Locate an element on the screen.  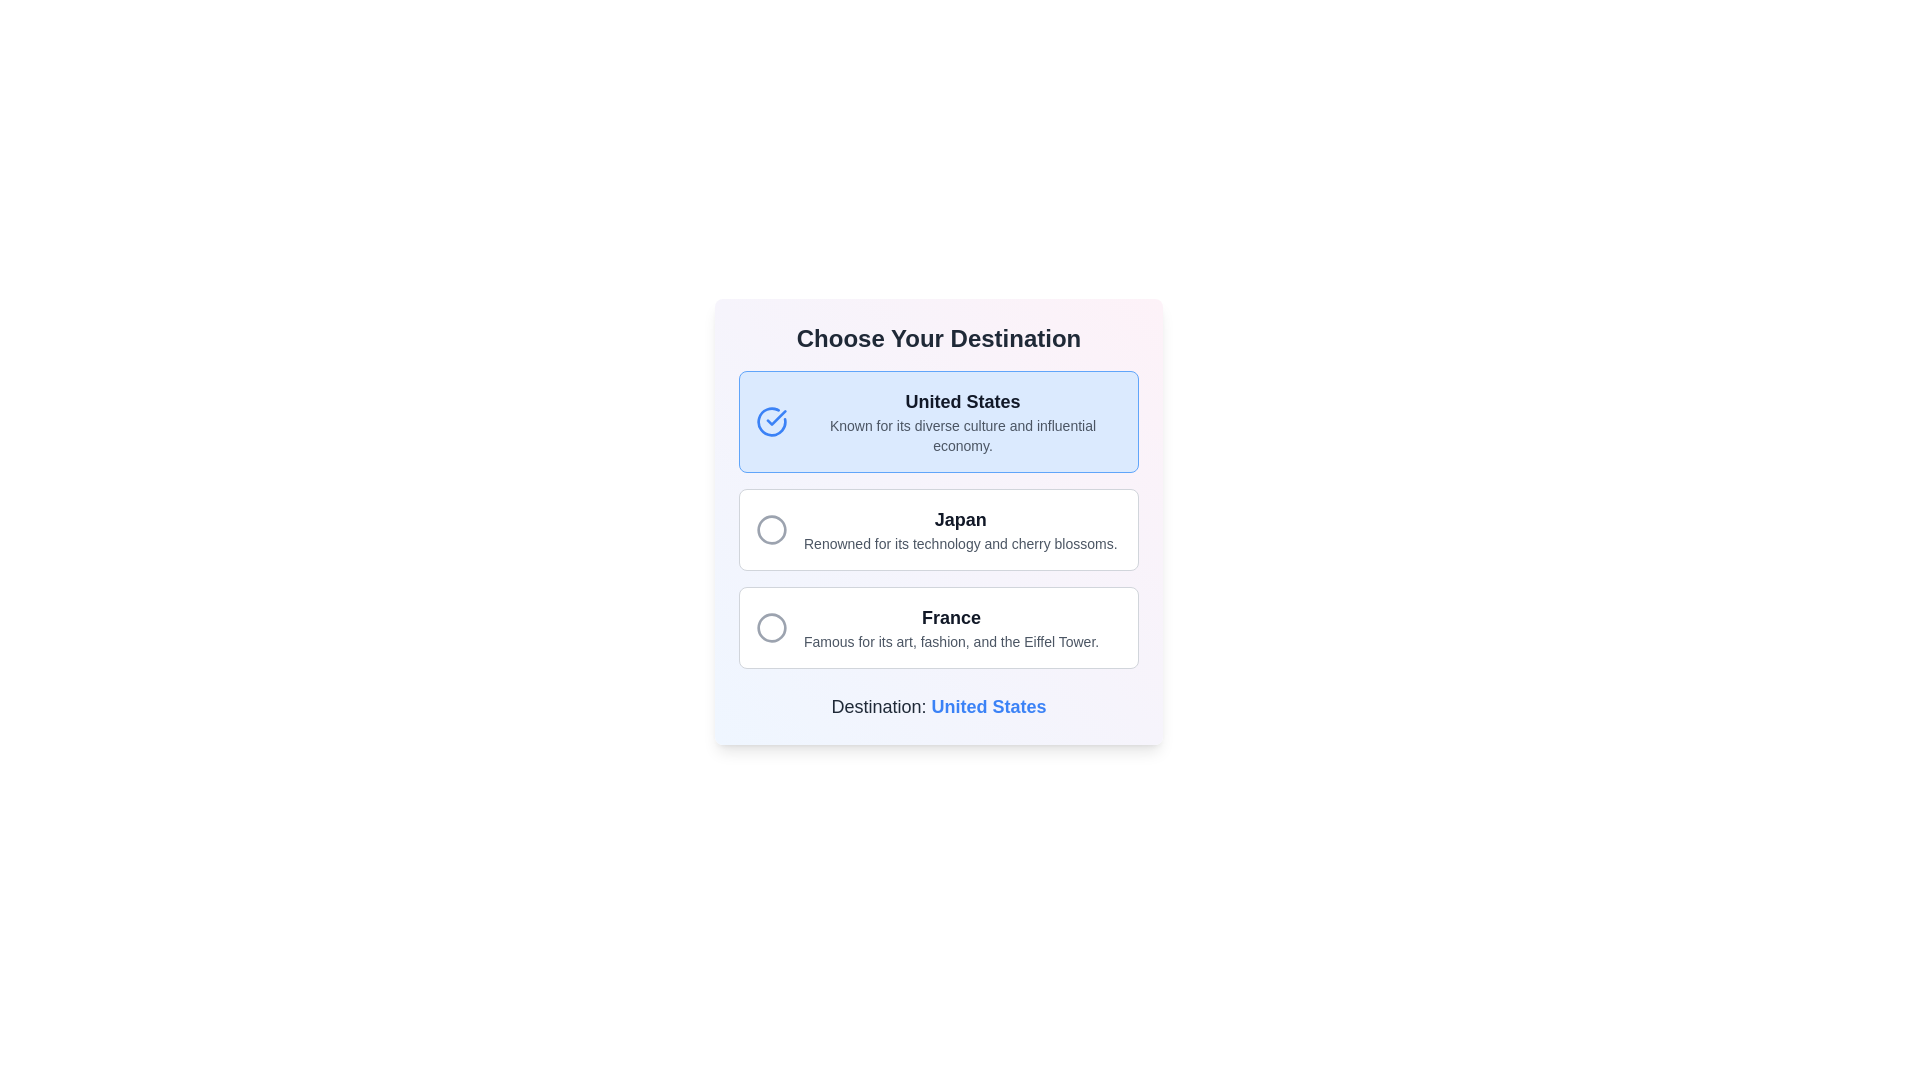
the Text Label displaying 'Famous for its art, fashion, and the Eiffel Tower.' which is located directly below the text 'France' is located at coordinates (950, 641).